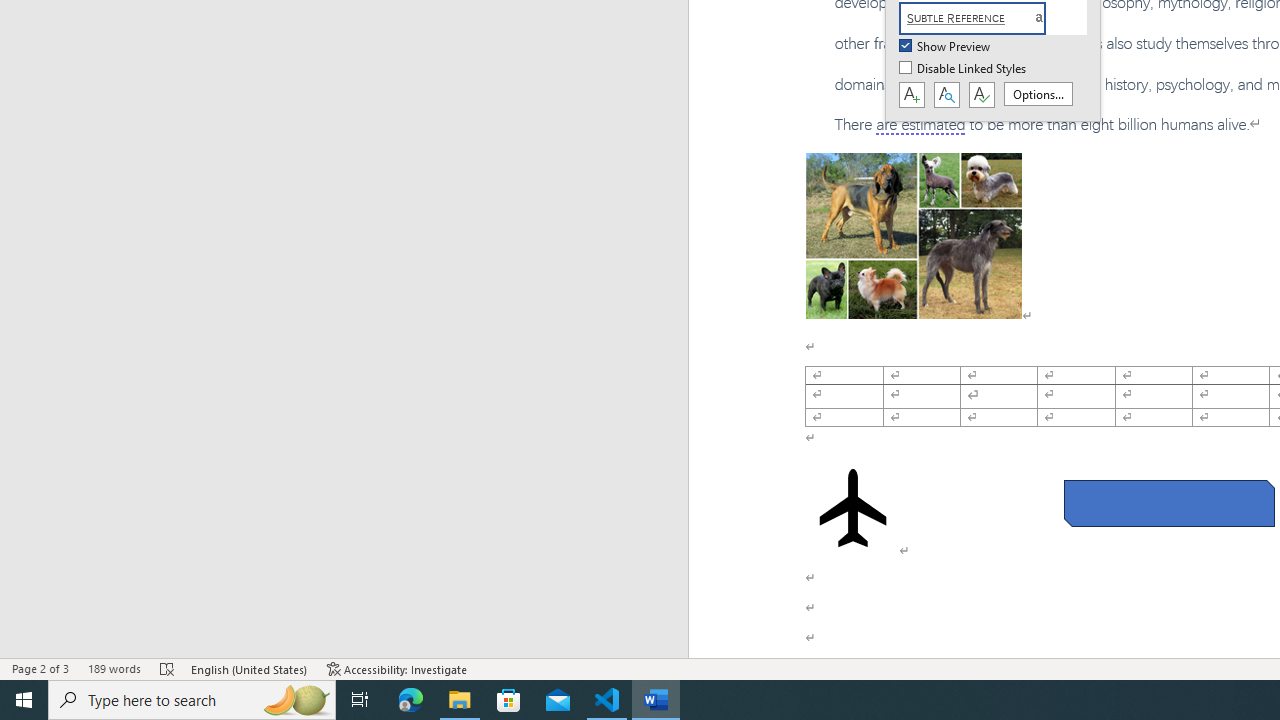 This screenshot has width=1280, height=720. I want to click on 'Disable Linked Styles', so click(964, 68).